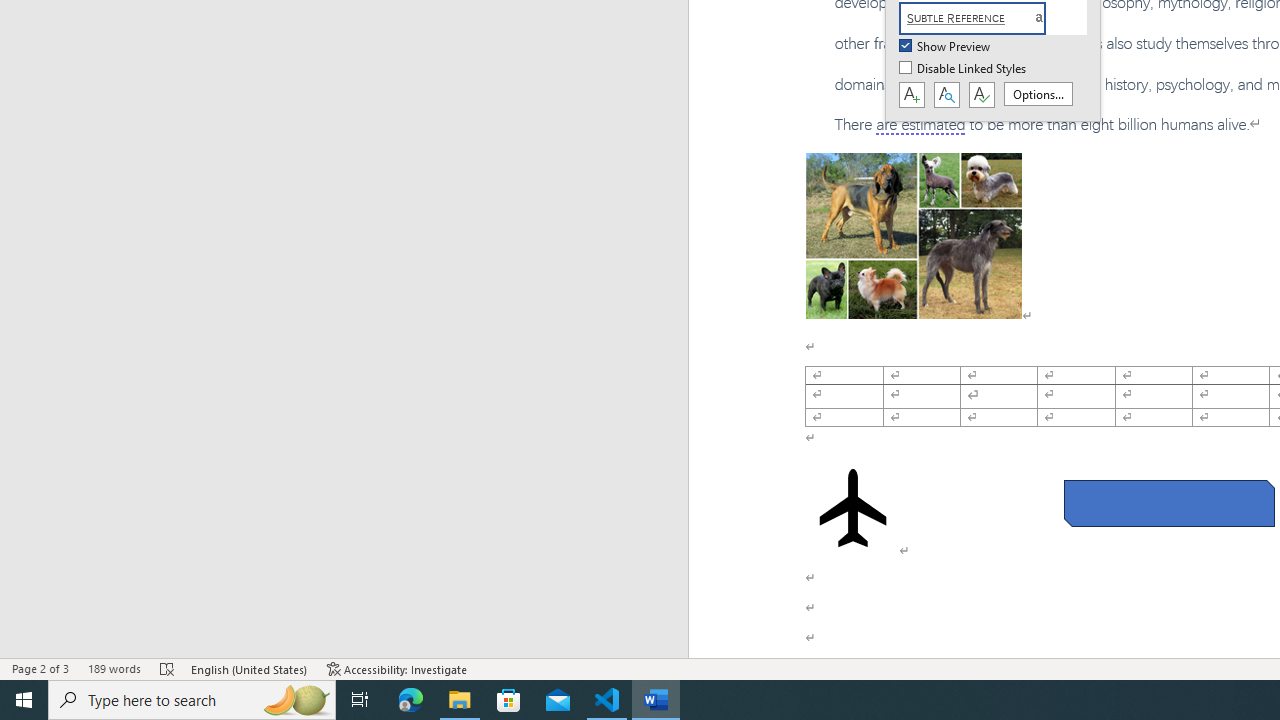 This screenshot has width=1280, height=720. I want to click on 'Disable Linked Styles', so click(964, 68).